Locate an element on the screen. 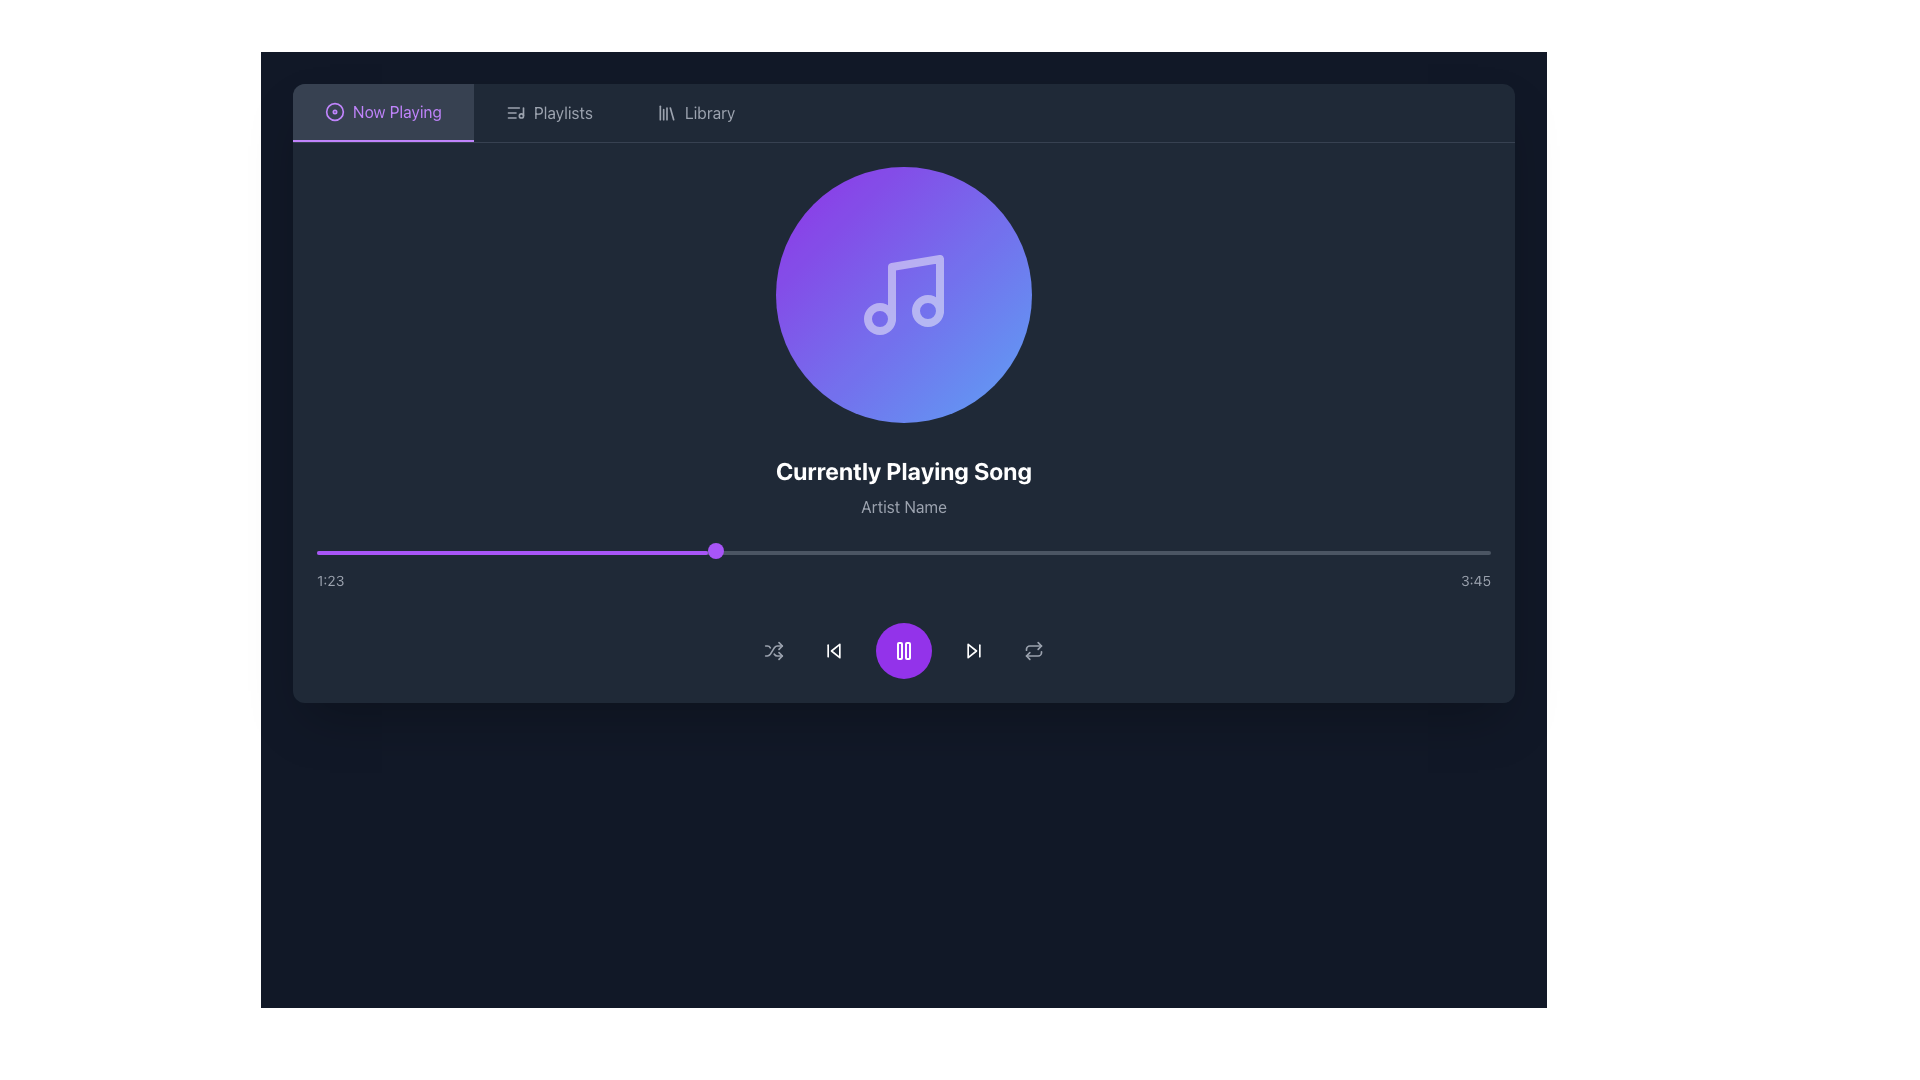 The width and height of the screenshot is (1920, 1080). the rightmost decorative circle in the music note graphic within the music player interface is located at coordinates (926, 311).